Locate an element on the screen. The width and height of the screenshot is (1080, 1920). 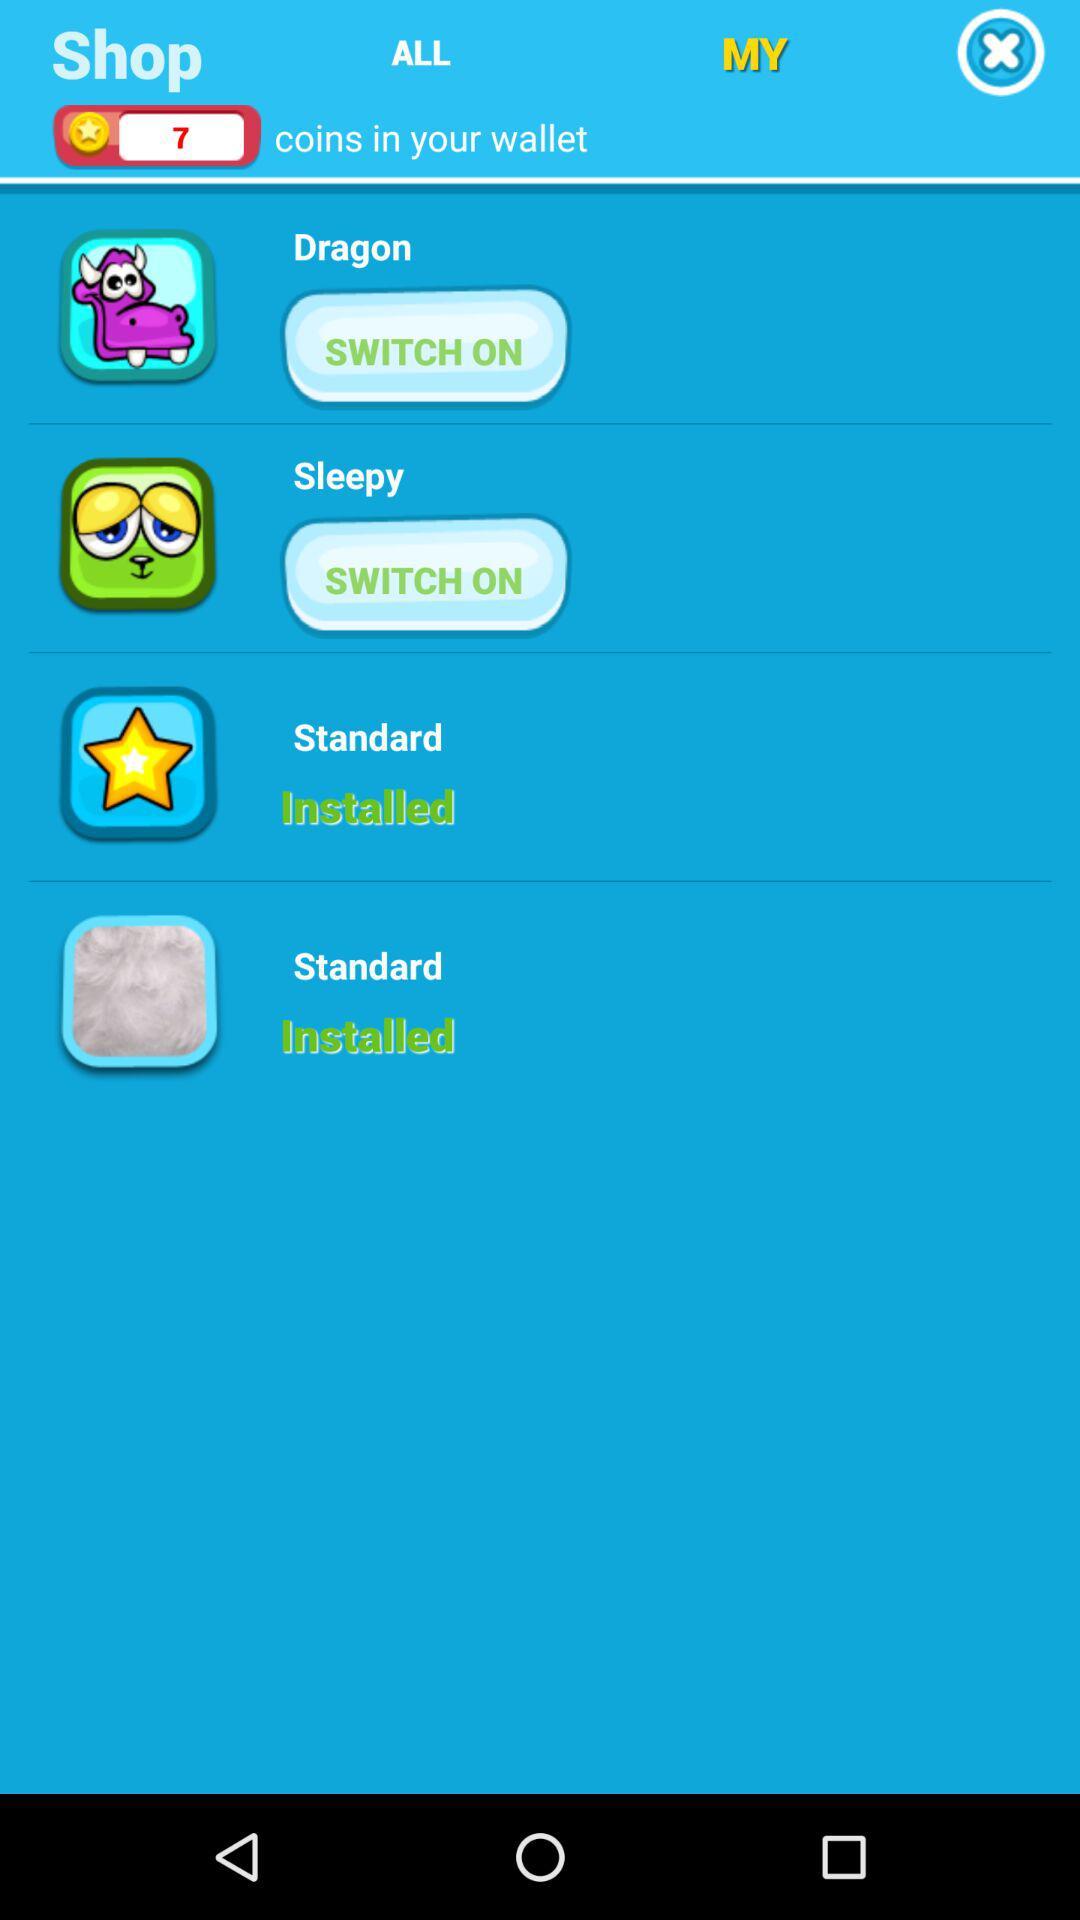
the icon to the left of my item is located at coordinates (420, 52).